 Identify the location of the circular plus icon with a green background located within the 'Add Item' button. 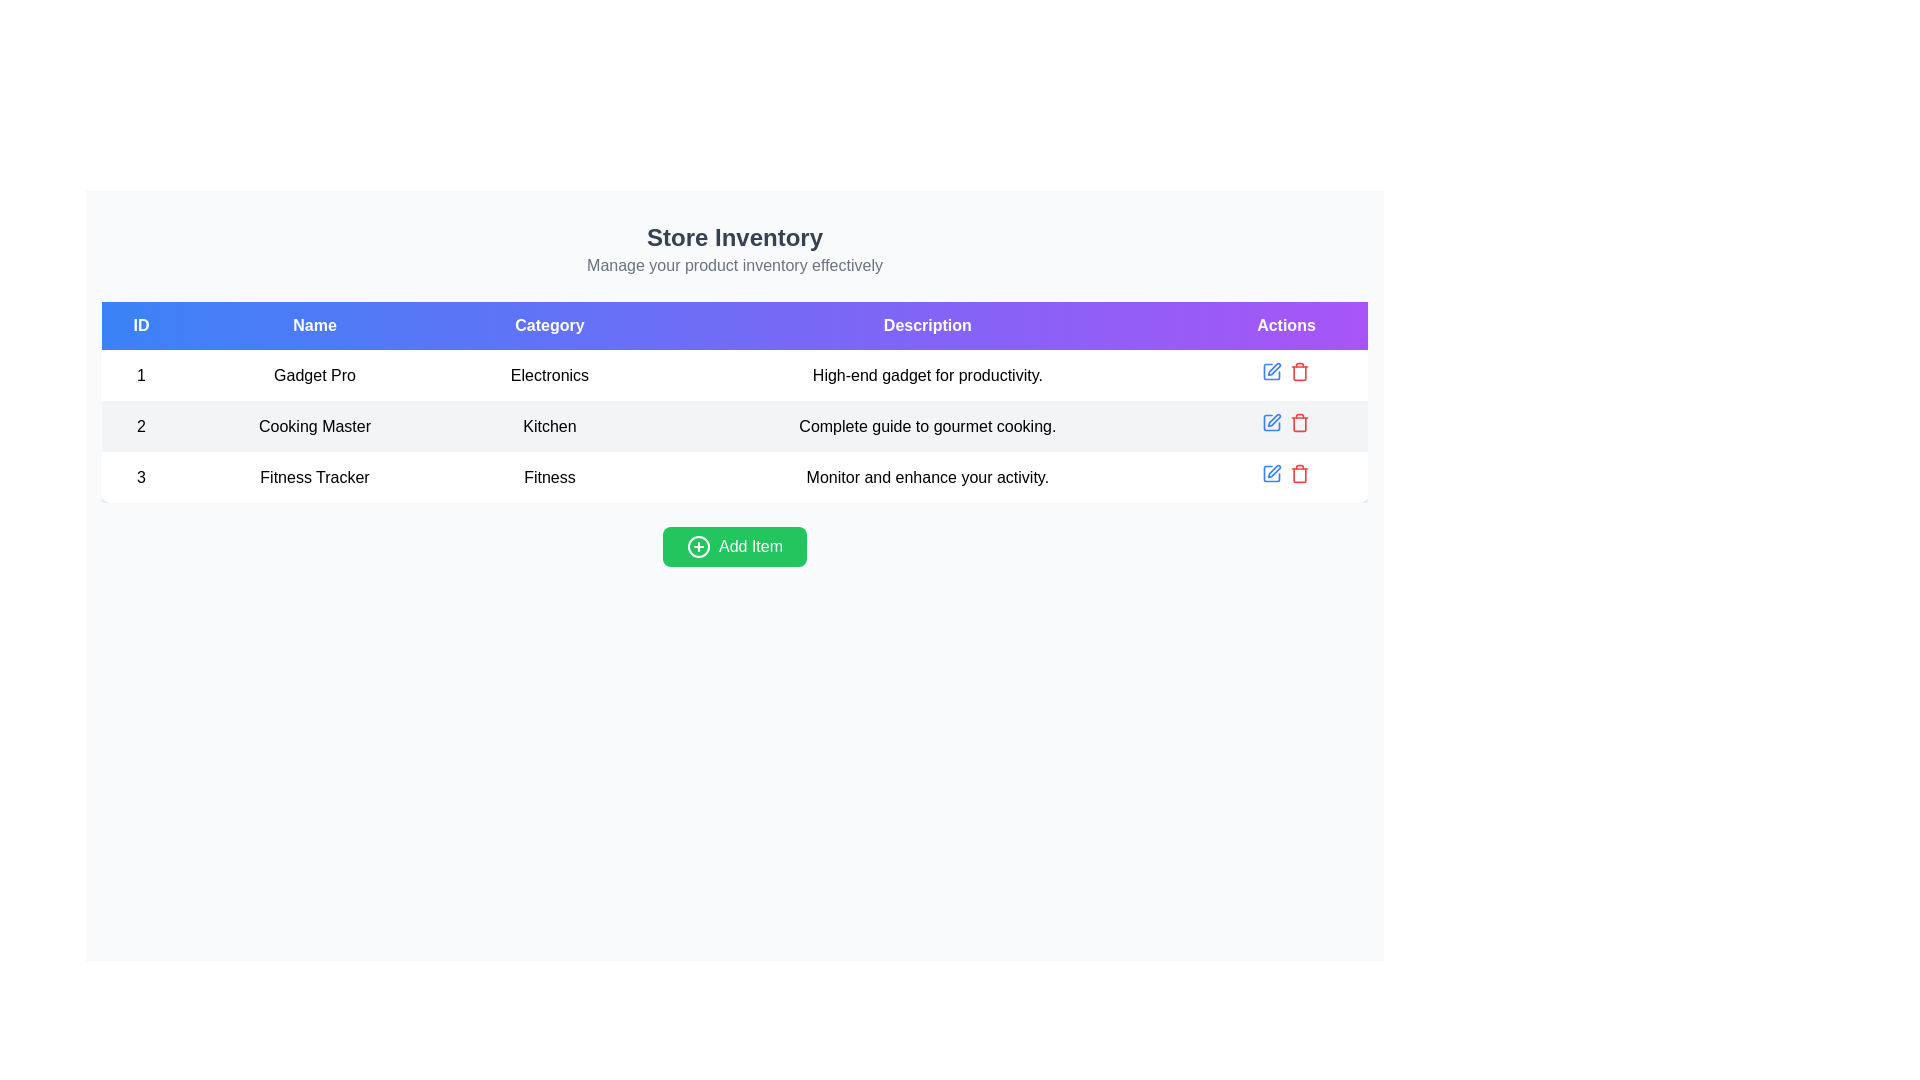
(699, 547).